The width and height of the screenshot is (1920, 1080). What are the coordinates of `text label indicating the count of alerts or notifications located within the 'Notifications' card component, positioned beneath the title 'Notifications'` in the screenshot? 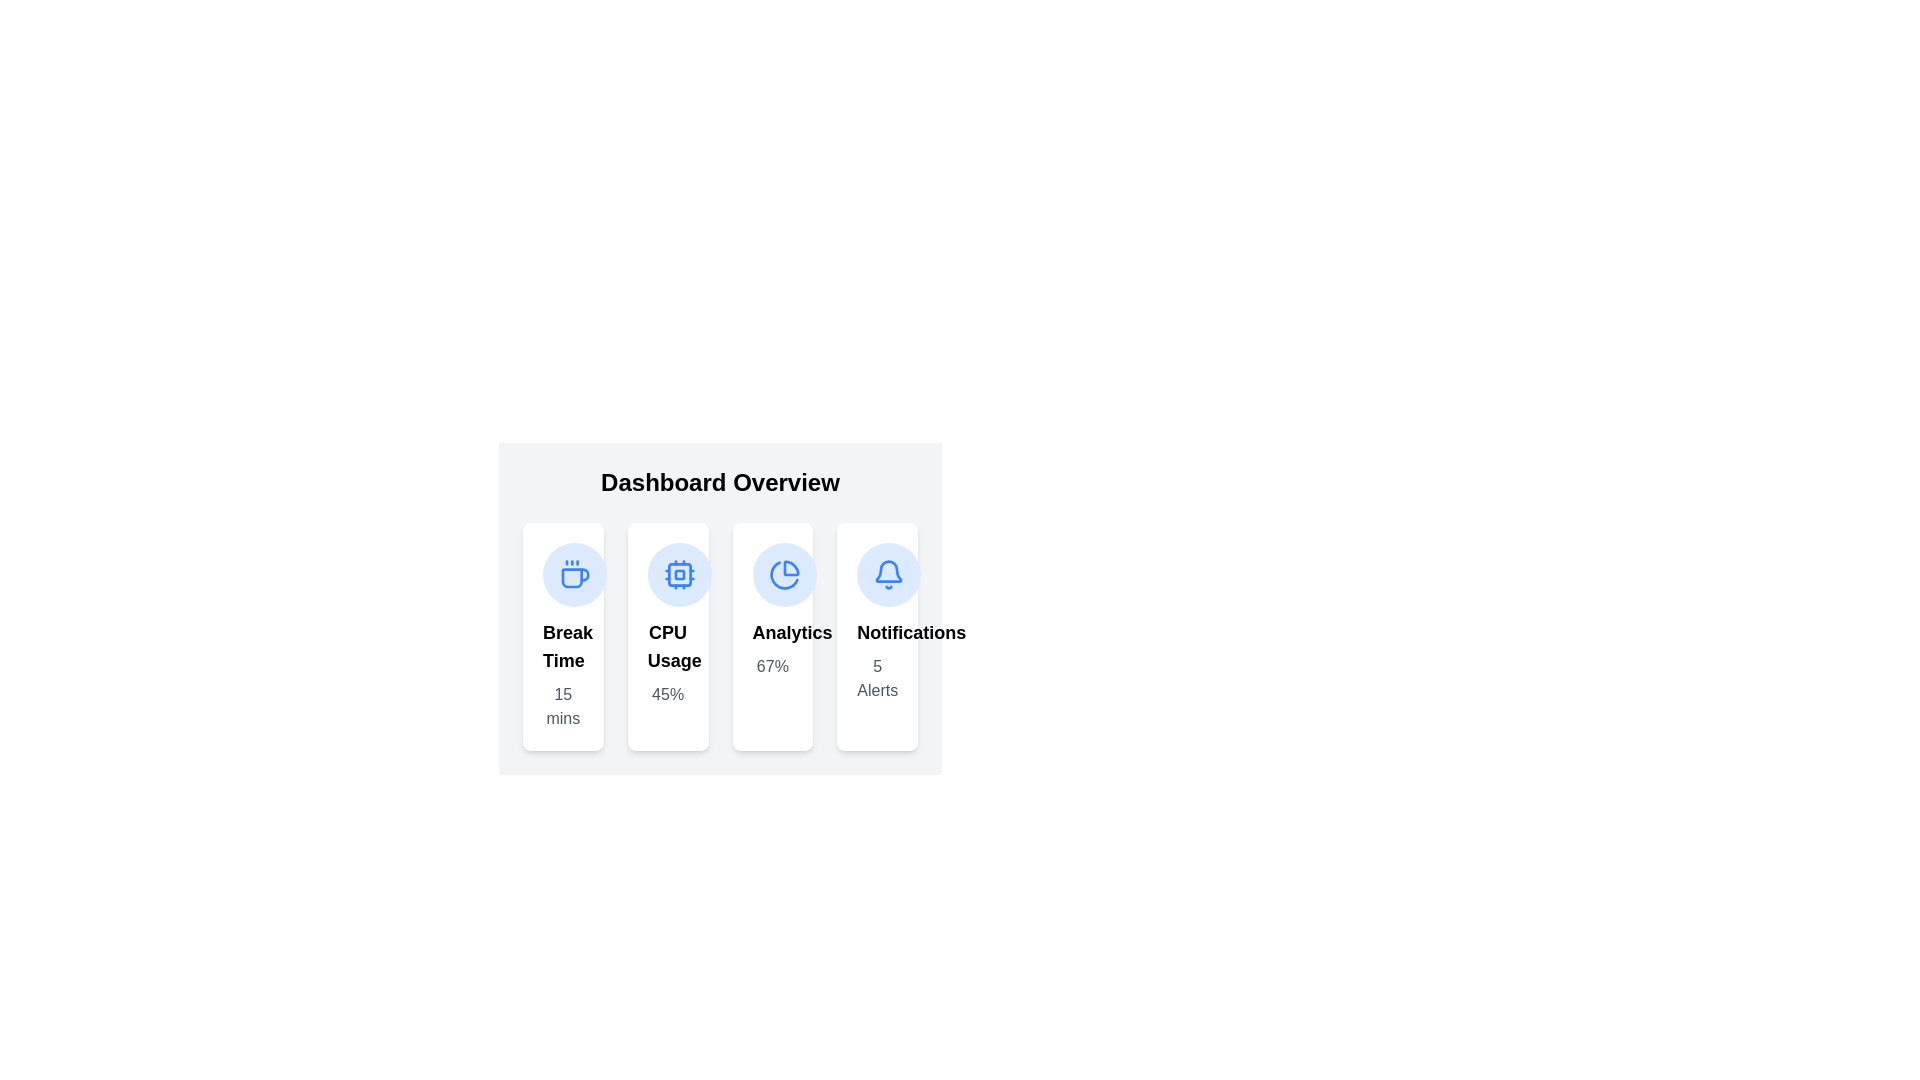 It's located at (877, 677).